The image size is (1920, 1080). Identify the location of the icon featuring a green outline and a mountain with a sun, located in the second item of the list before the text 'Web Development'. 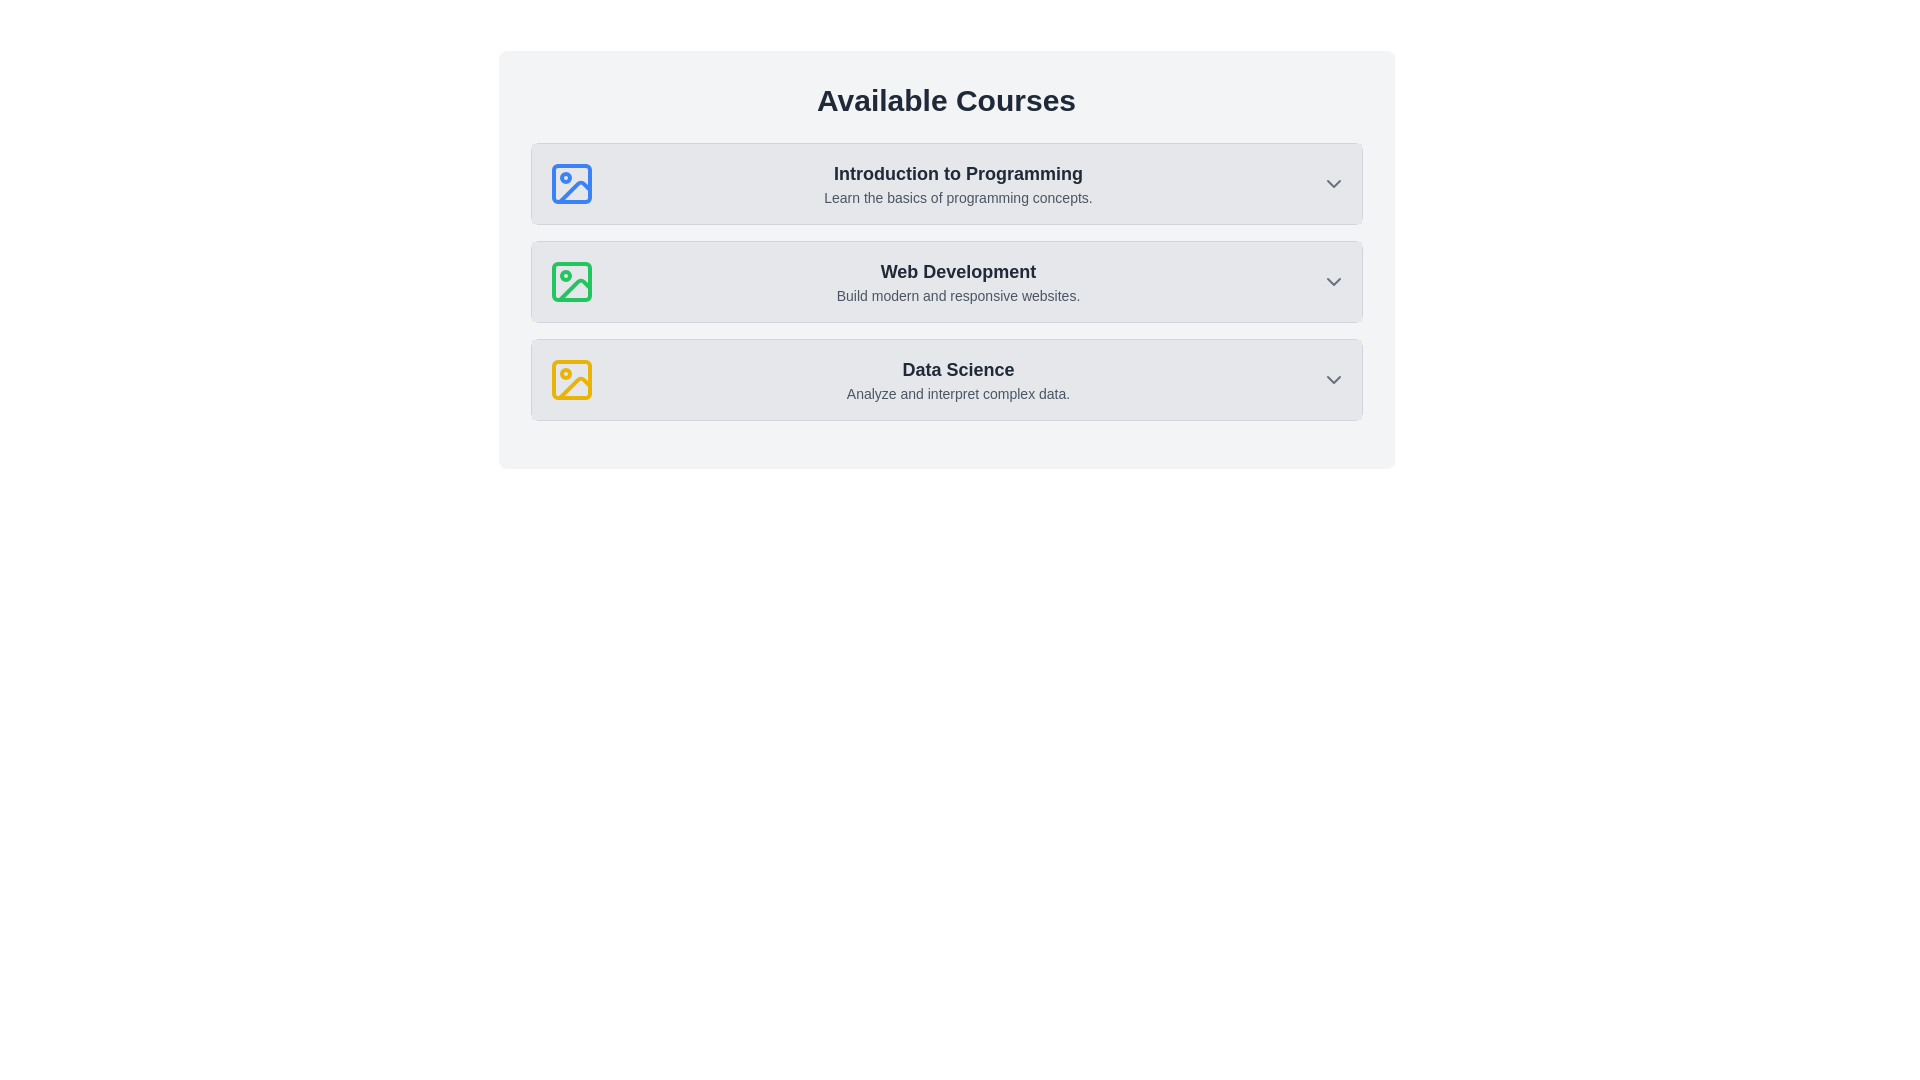
(570, 281).